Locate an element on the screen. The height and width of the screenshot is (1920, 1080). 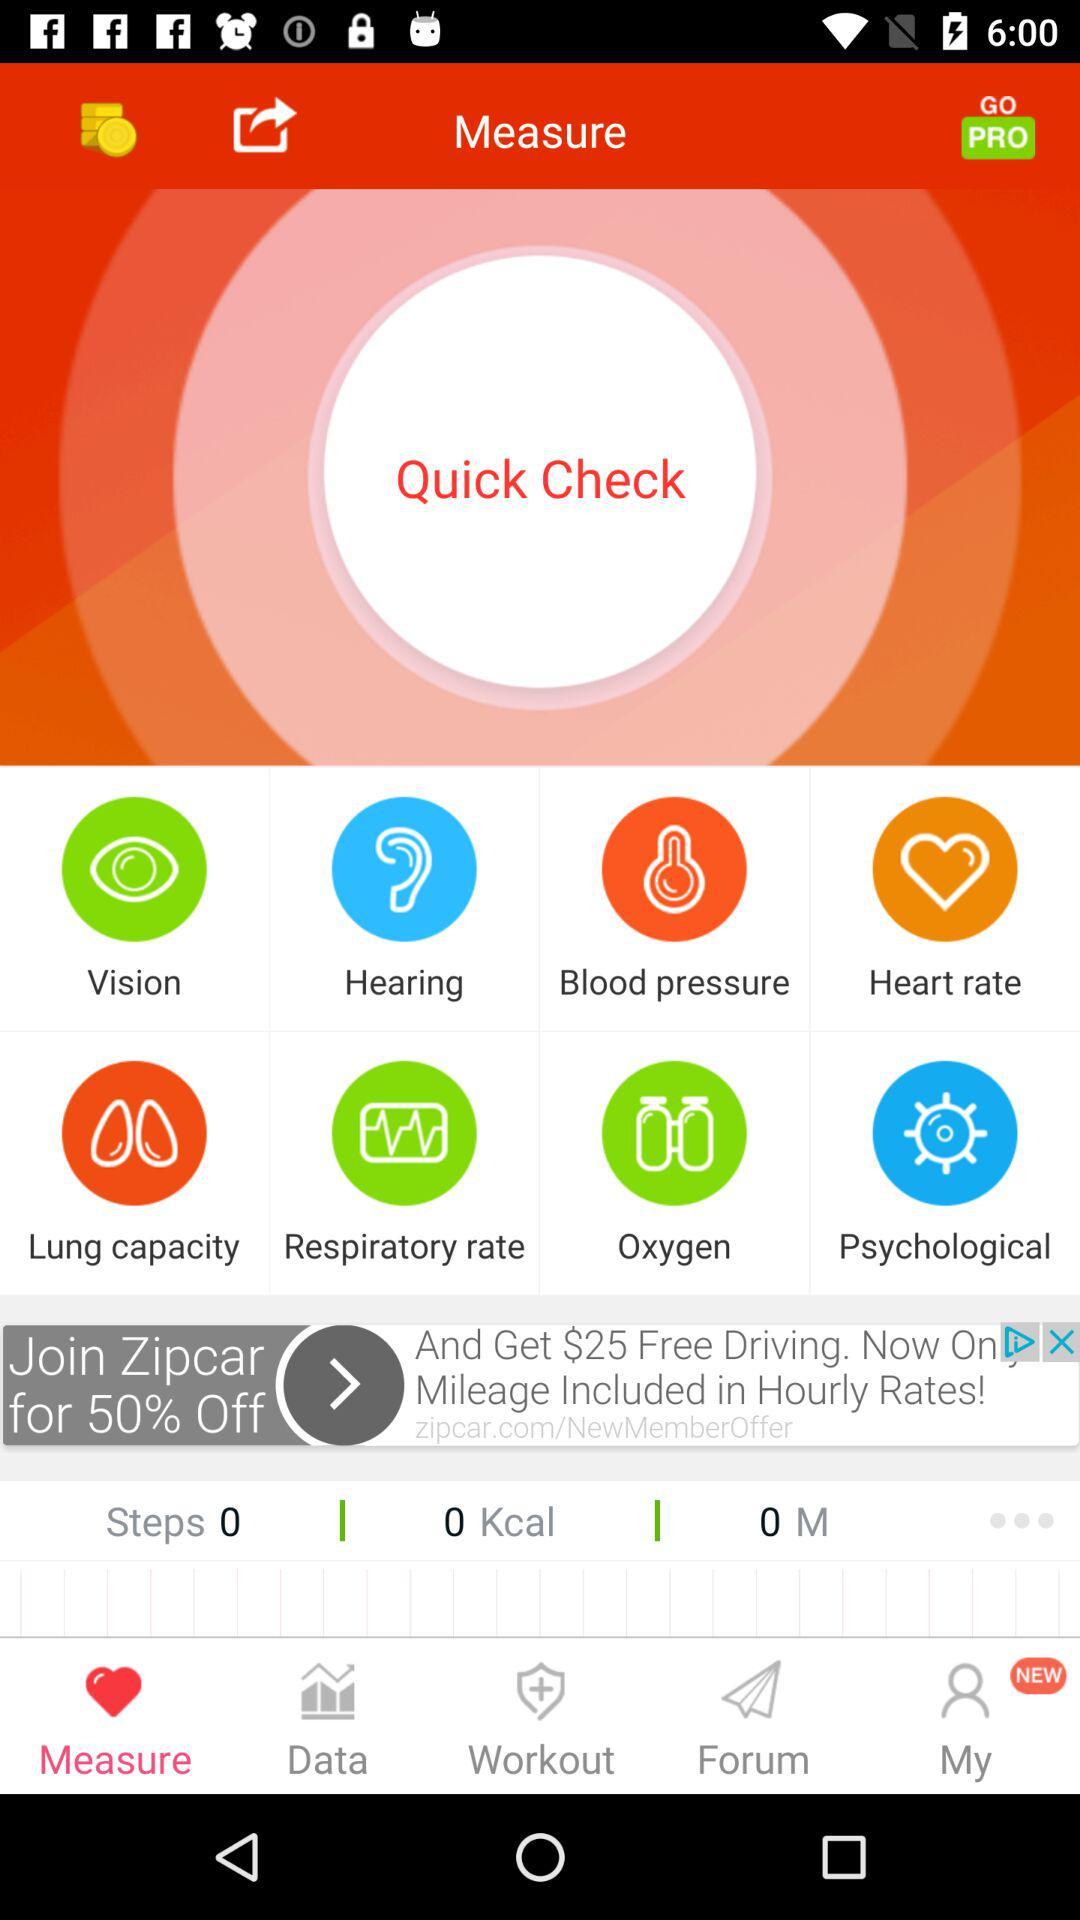
open advertisement is located at coordinates (540, 1386).